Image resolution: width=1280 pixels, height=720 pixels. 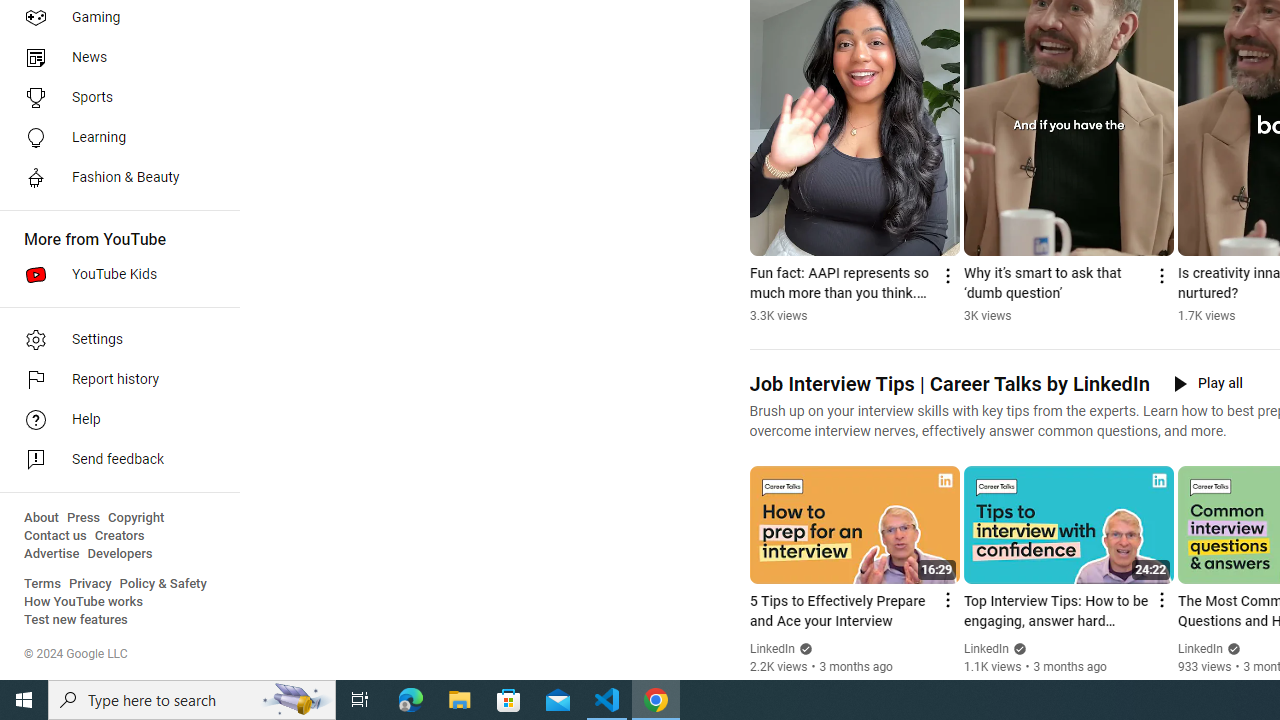 I want to click on 'How YouTube works', so click(x=82, y=601).